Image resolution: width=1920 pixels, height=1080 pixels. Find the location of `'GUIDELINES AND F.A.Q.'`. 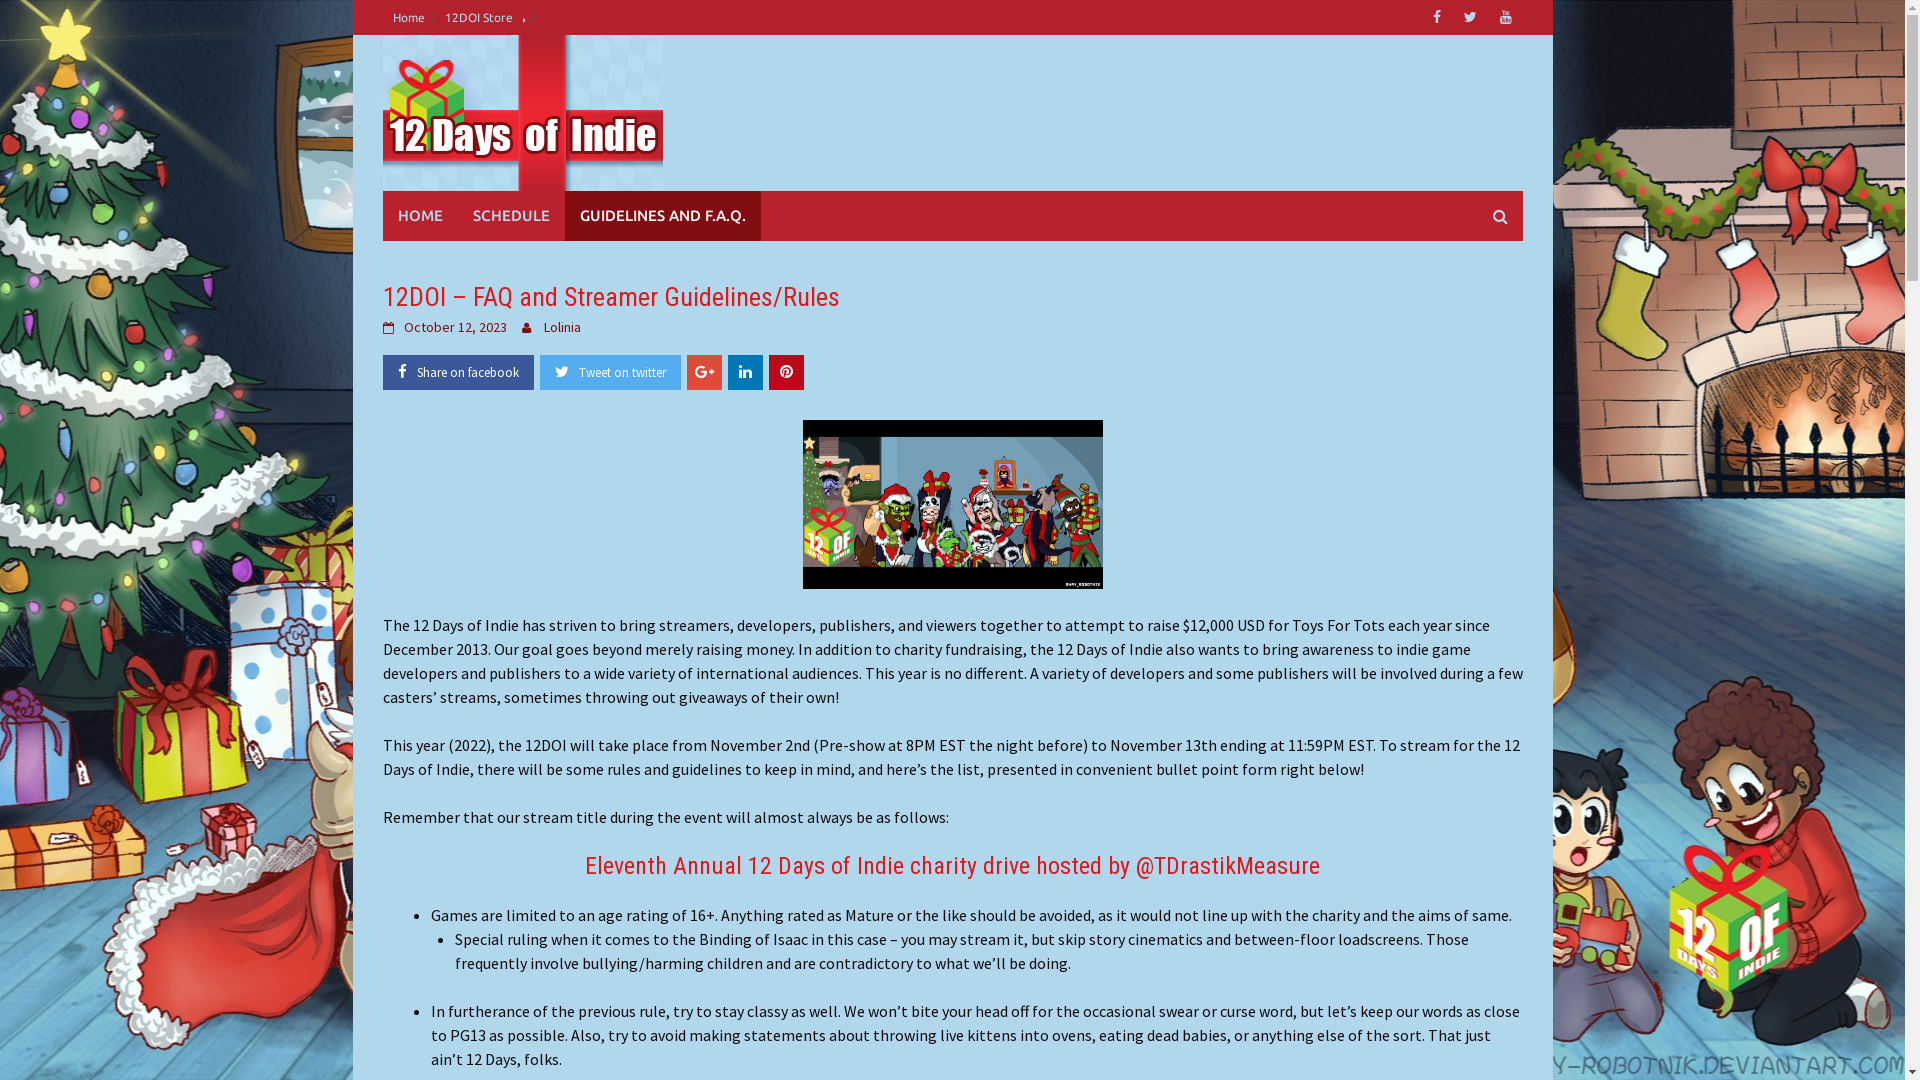

'GUIDELINES AND F.A.Q.' is located at coordinates (563, 216).